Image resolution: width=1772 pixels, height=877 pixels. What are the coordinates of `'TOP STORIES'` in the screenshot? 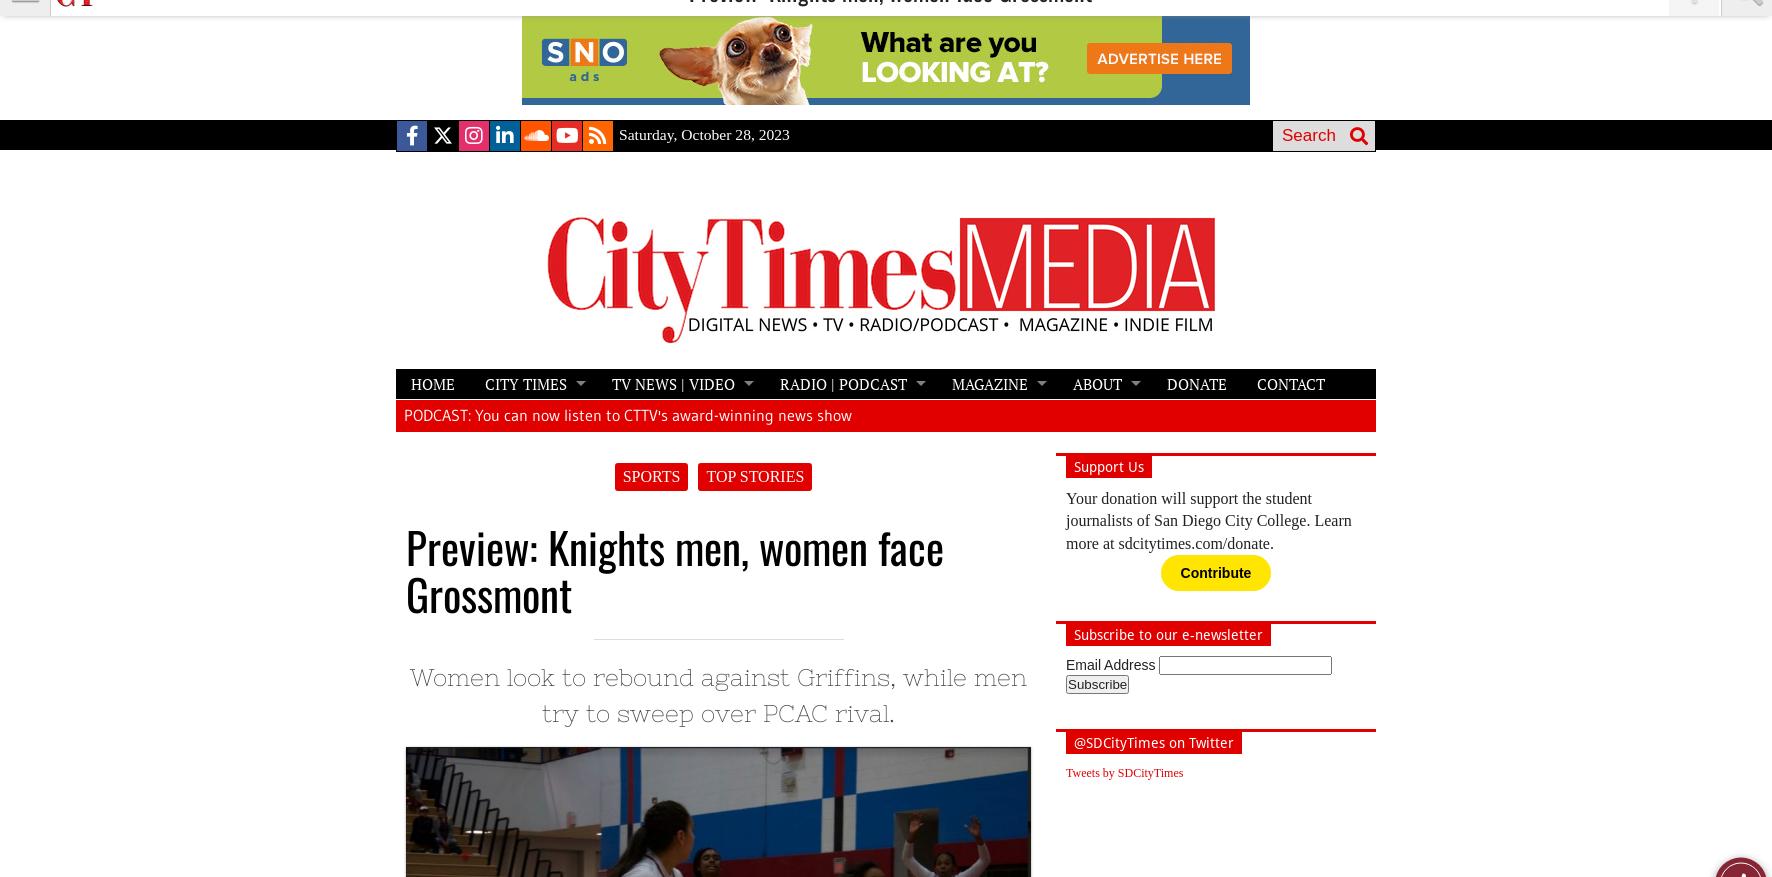 It's located at (704, 475).